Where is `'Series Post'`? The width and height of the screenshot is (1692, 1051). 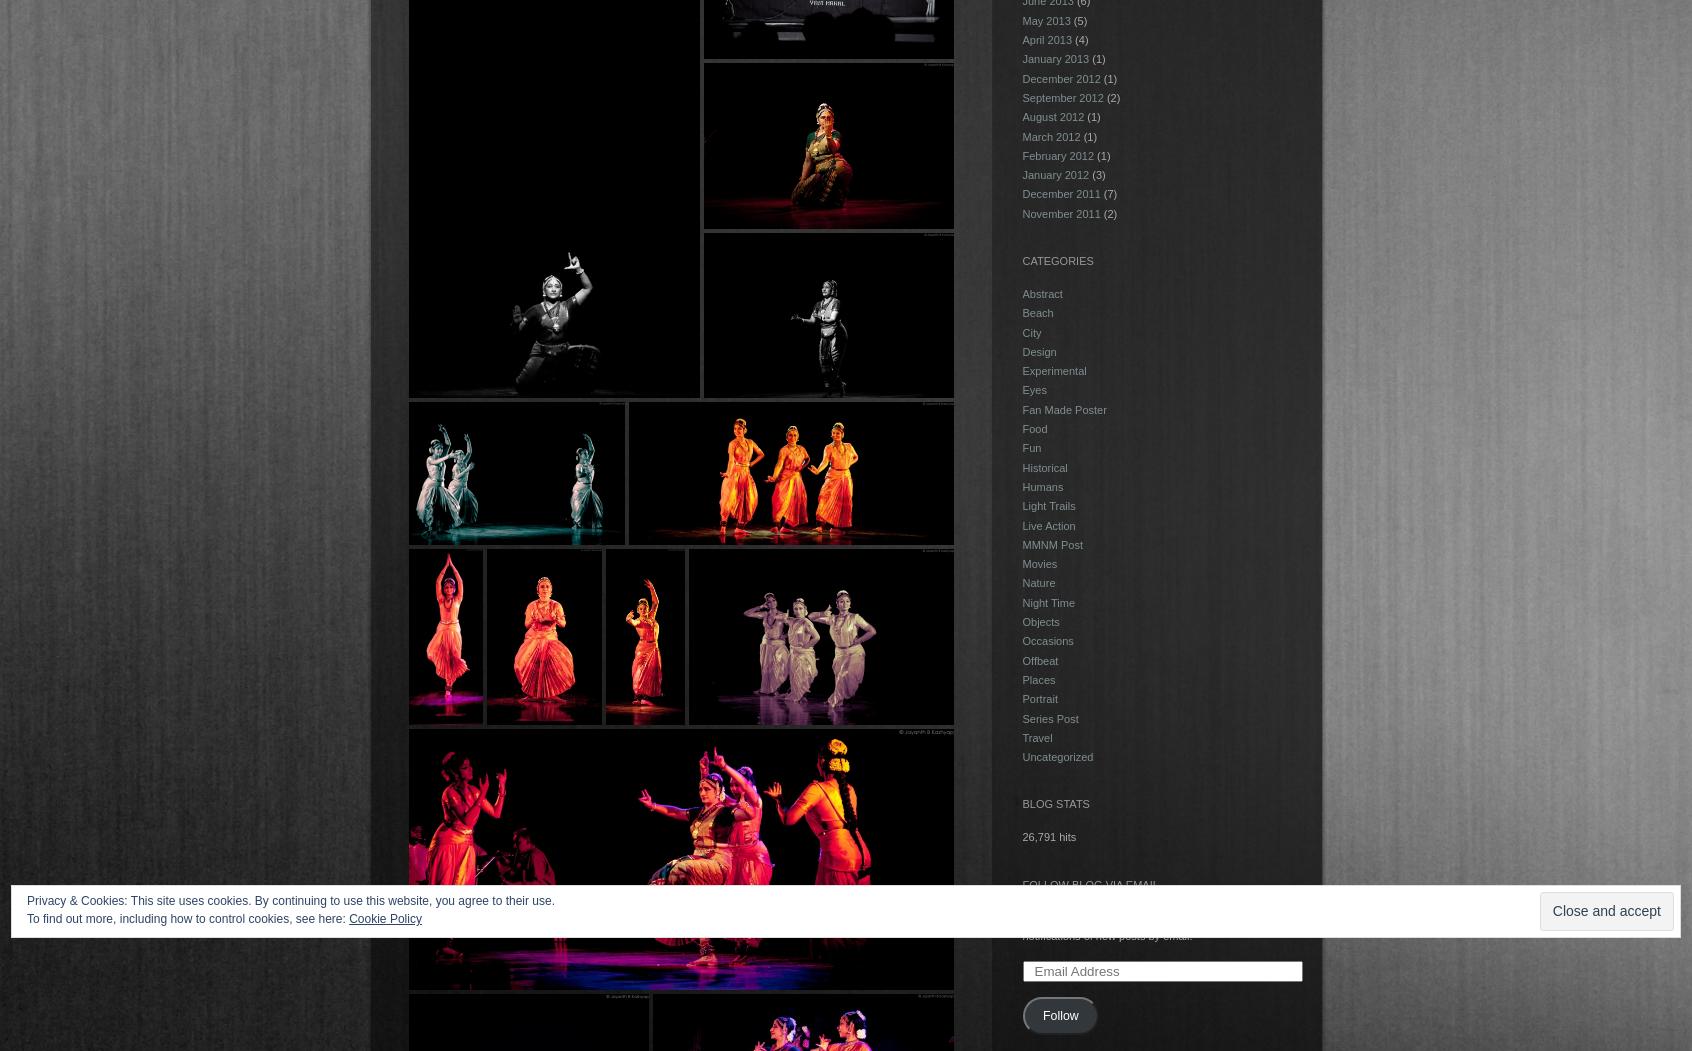
'Series Post' is located at coordinates (1020, 717).